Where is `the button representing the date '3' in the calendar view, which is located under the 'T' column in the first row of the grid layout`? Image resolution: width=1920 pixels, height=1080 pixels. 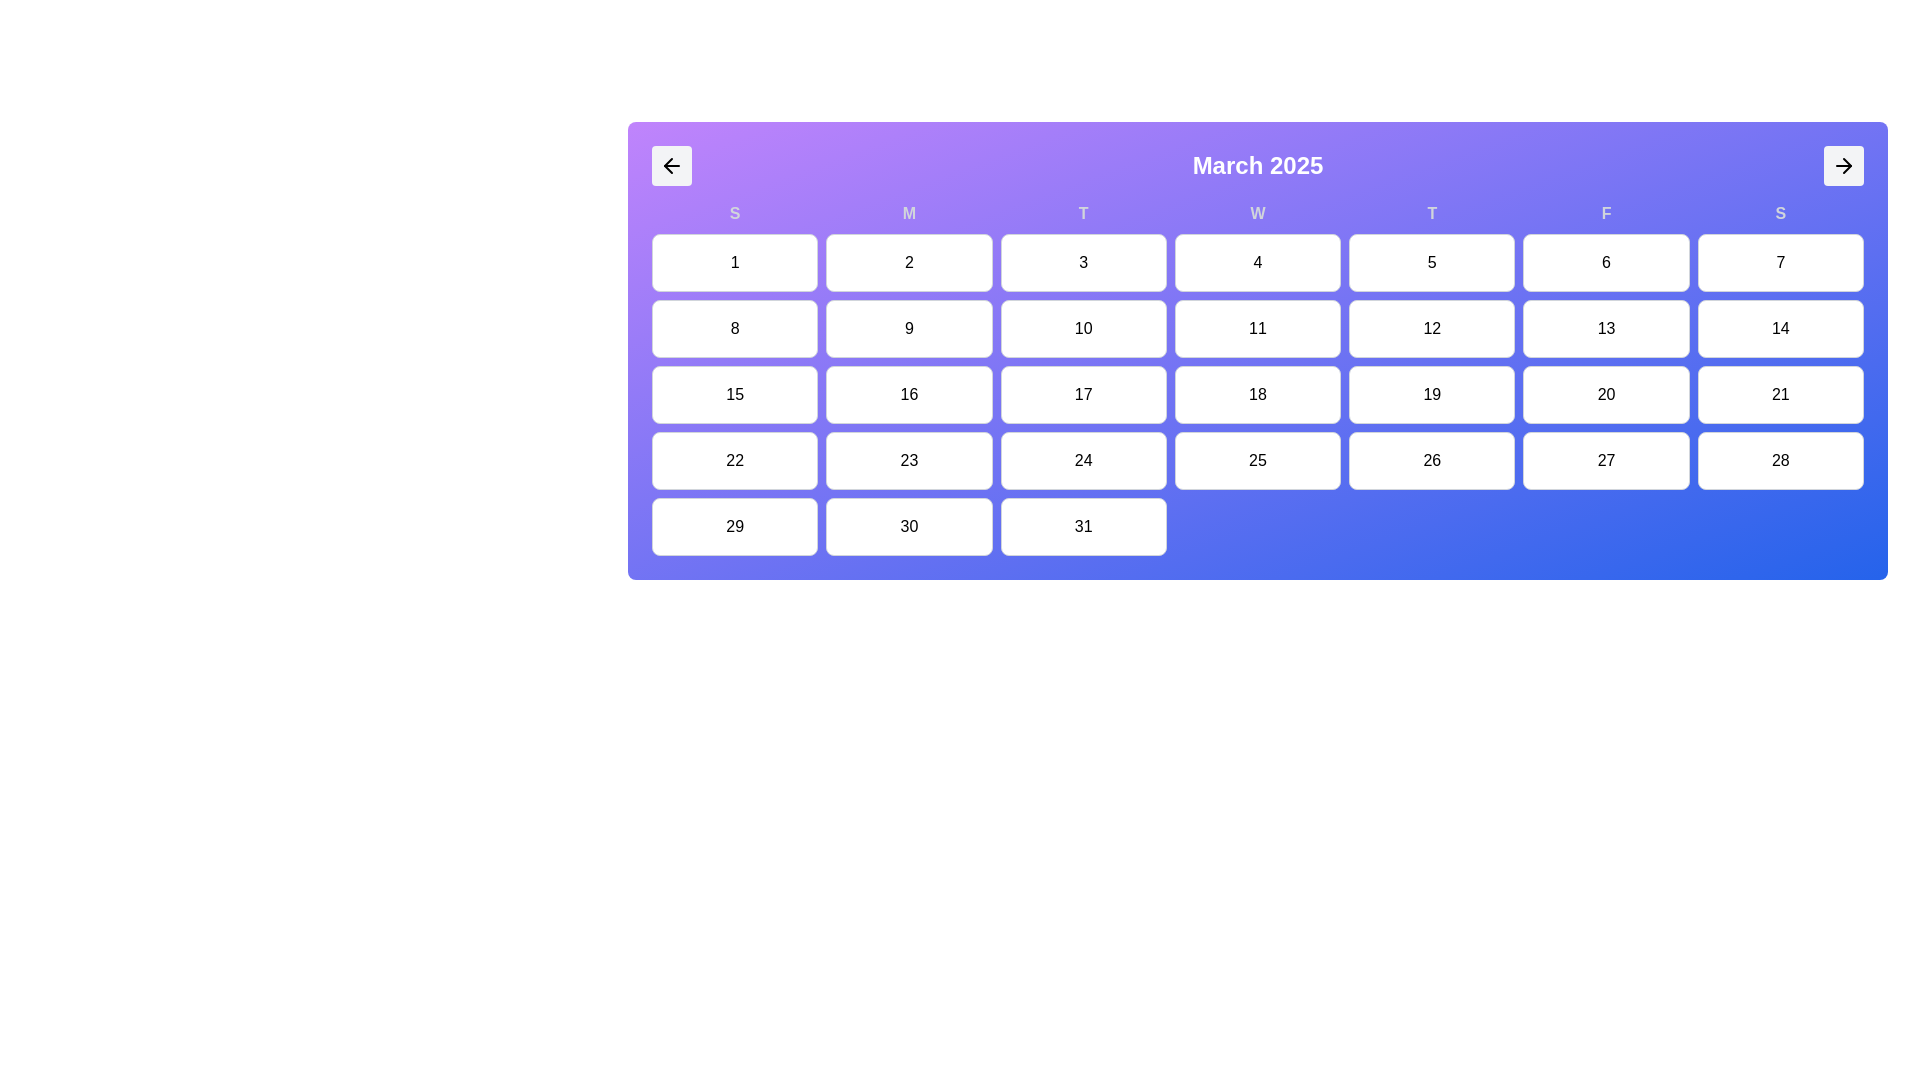
the button representing the date '3' in the calendar view, which is located under the 'T' column in the first row of the grid layout is located at coordinates (1082, 261).